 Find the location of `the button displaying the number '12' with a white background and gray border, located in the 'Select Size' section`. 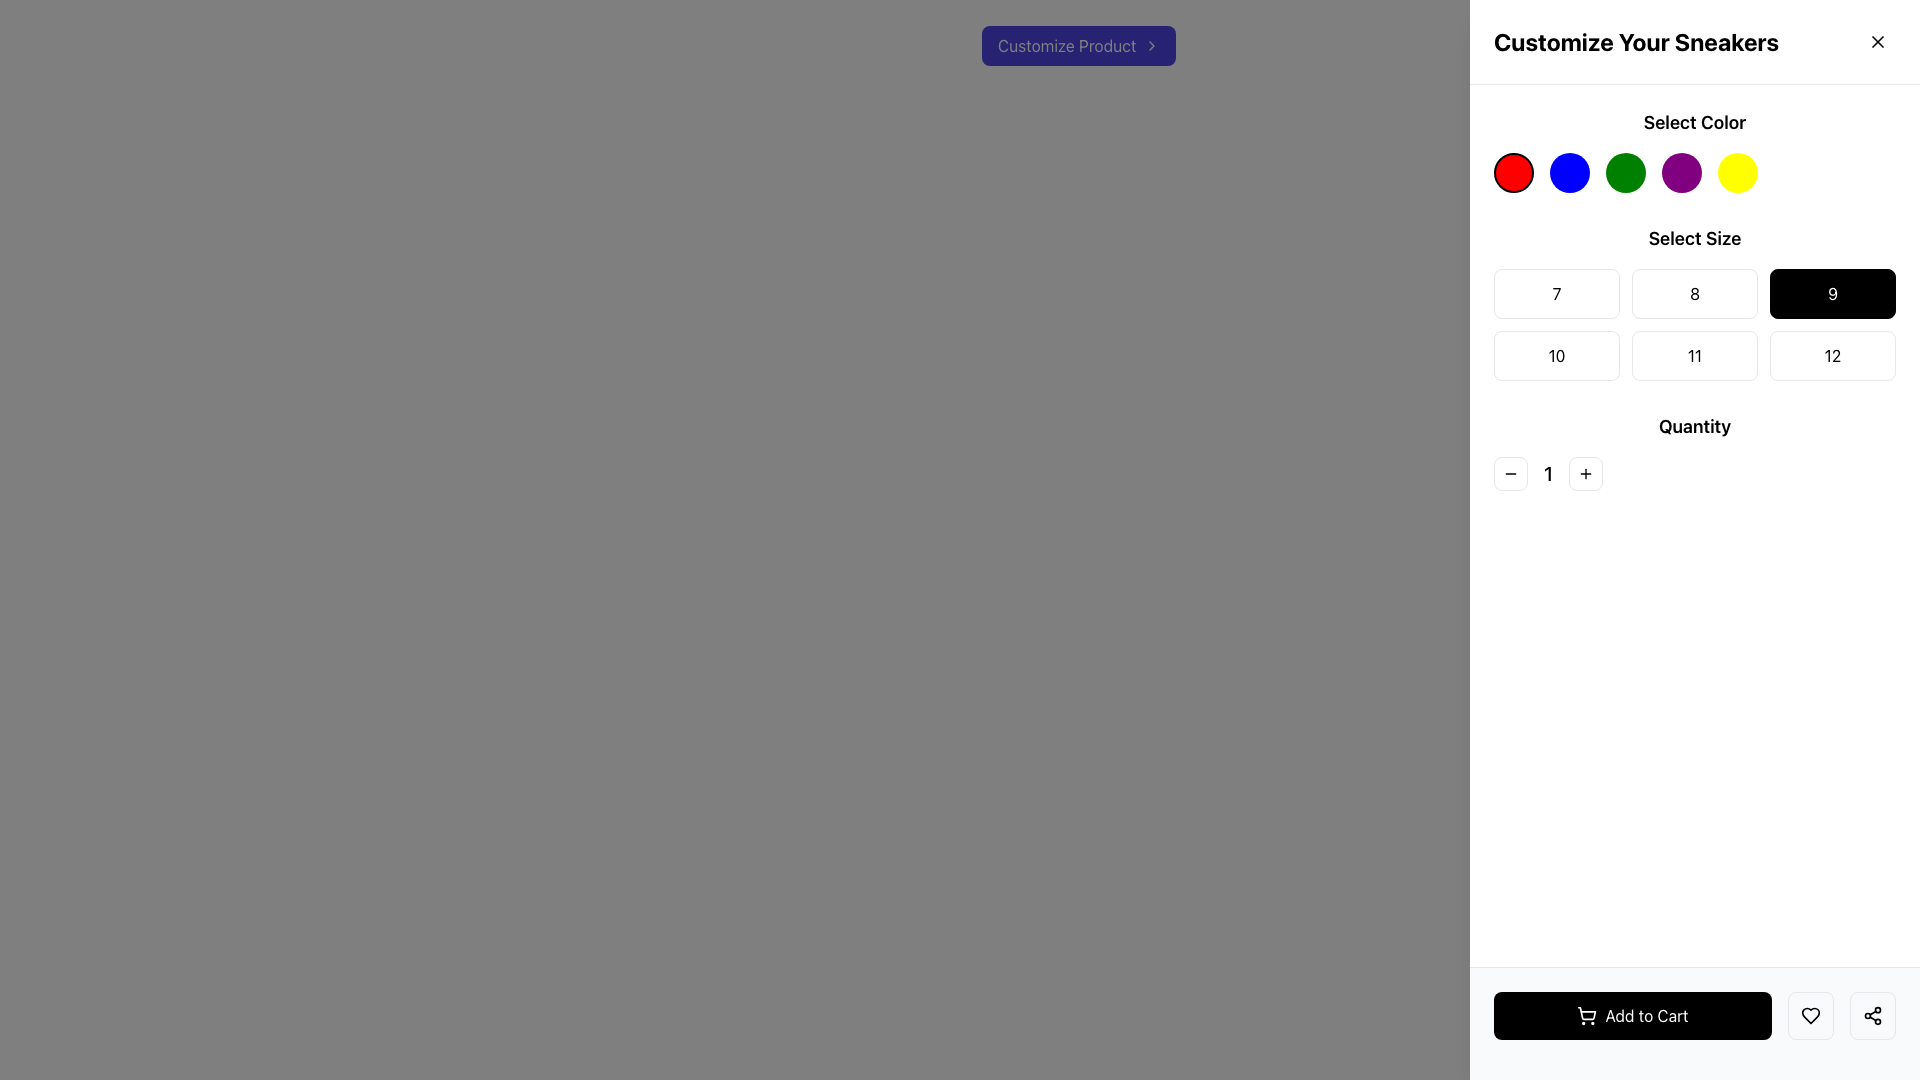

the button displaying the number '12' with a white background and gray border, located in the 'Select Size' section is located at coordinates (1833, 354).